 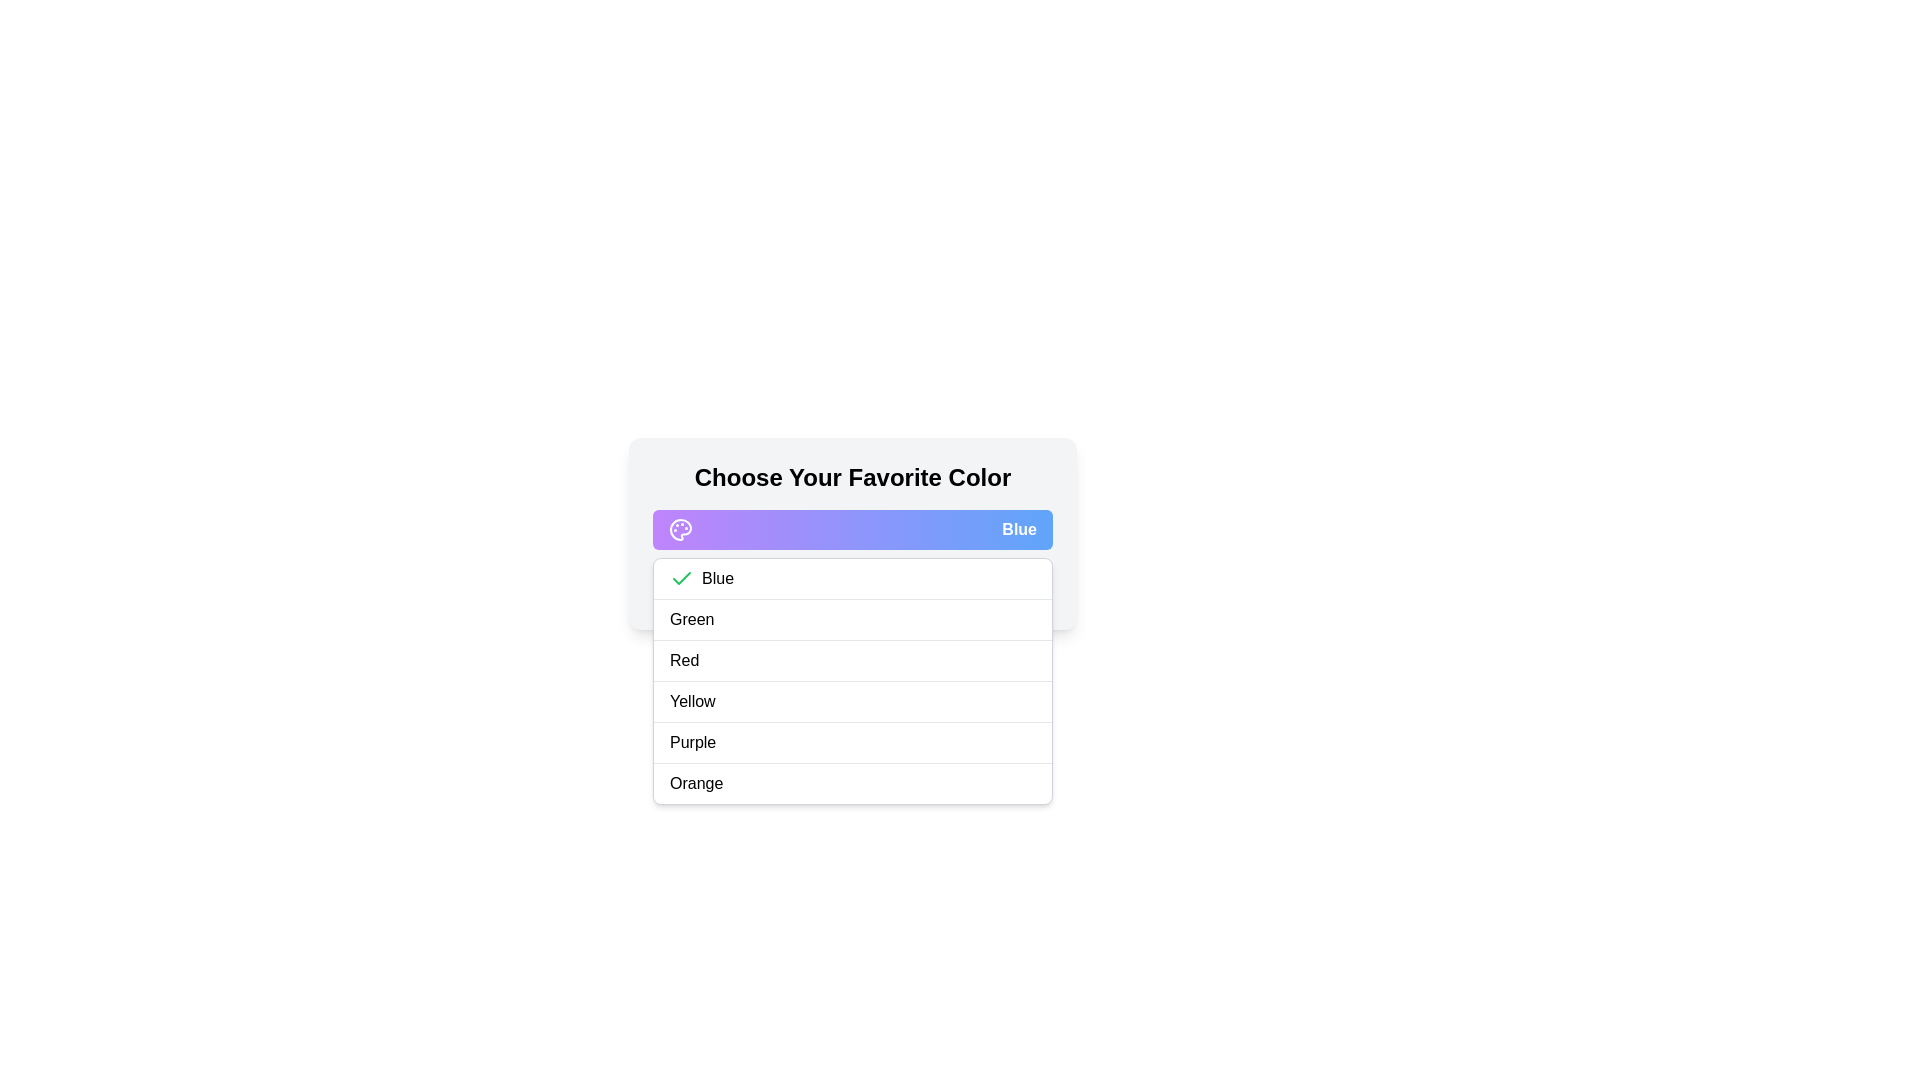 What do you see at coordinates (853, 579) in the screenshot?
I see `the first selectable list item representing the color option in the list labeled 'Choose Your Favorite Color'` at bounding box center [853, 579].